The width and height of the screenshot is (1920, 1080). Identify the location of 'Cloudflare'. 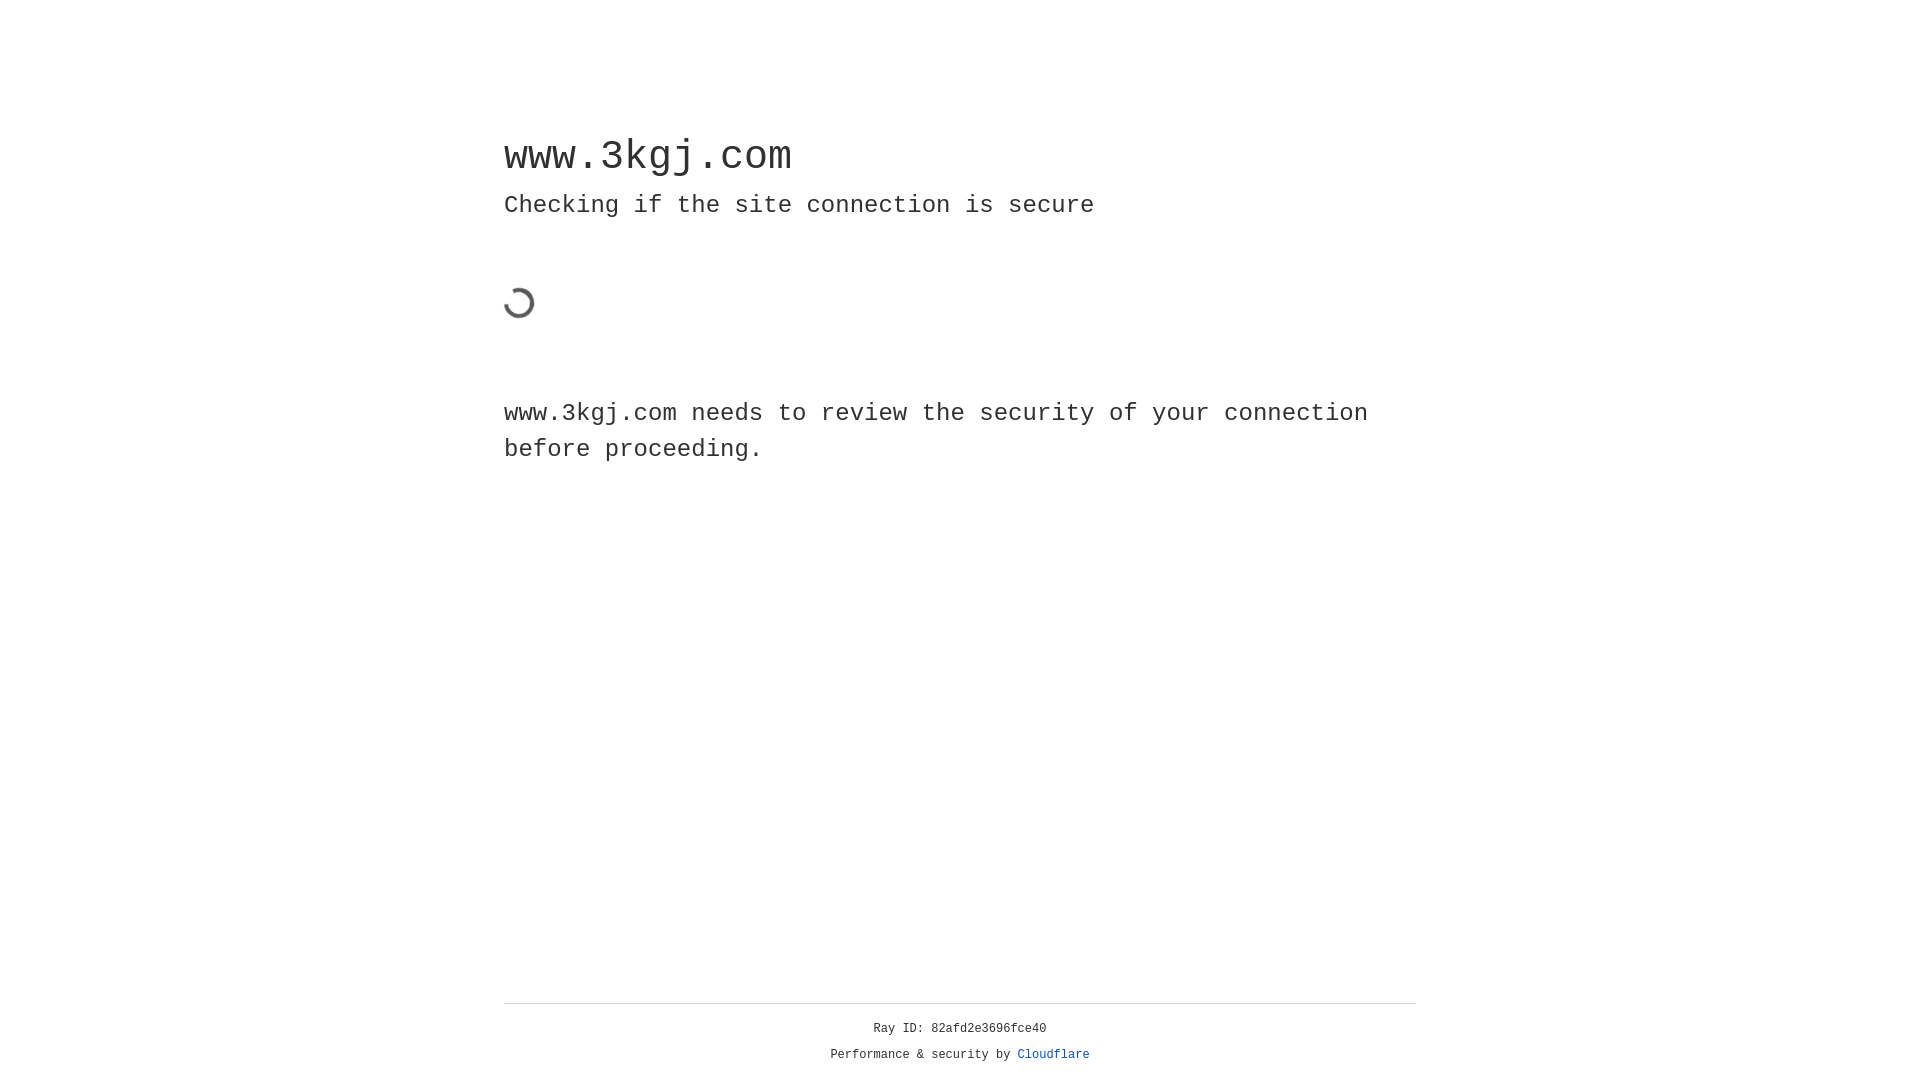
(1053, 1054).